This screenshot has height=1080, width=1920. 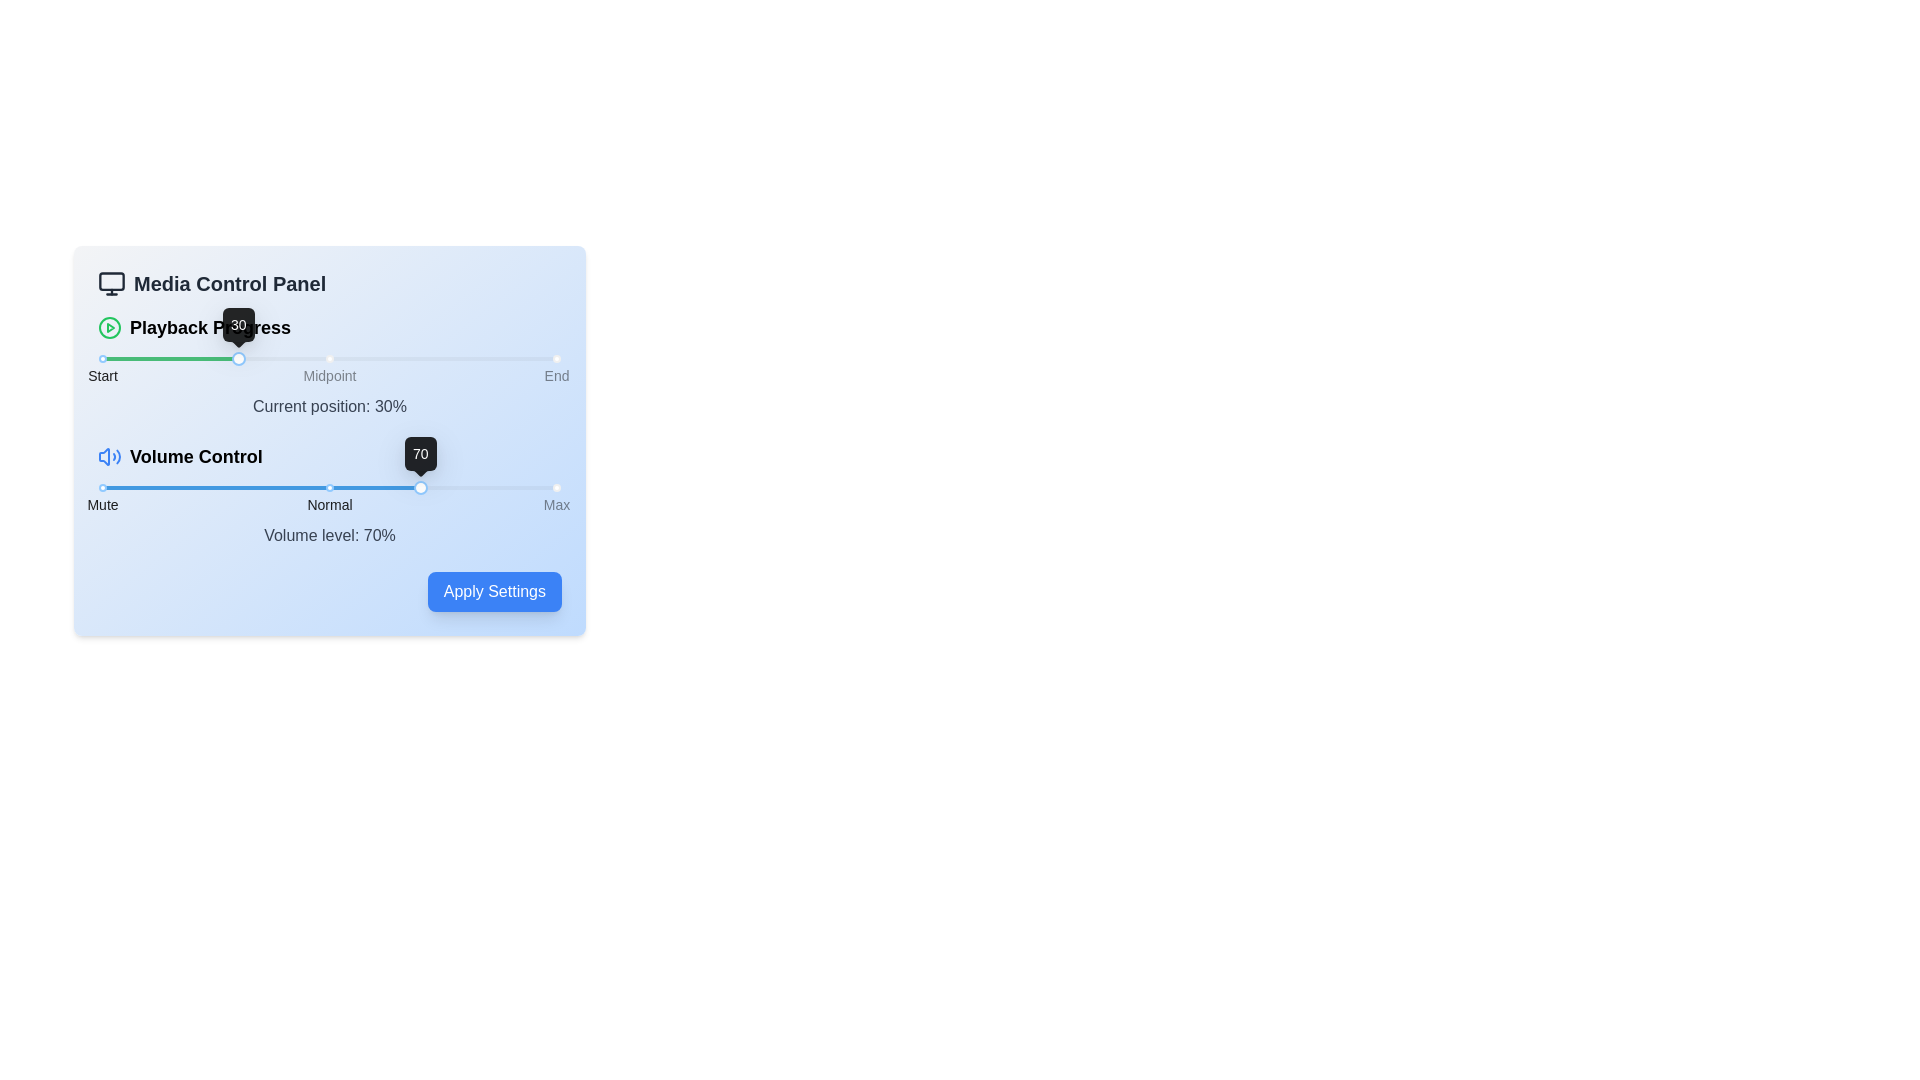 I want to click on the text label 'Media Control Panel' which is styled in a large, bold font and located prominently at the top of the interface, so click(x=230, y=284).